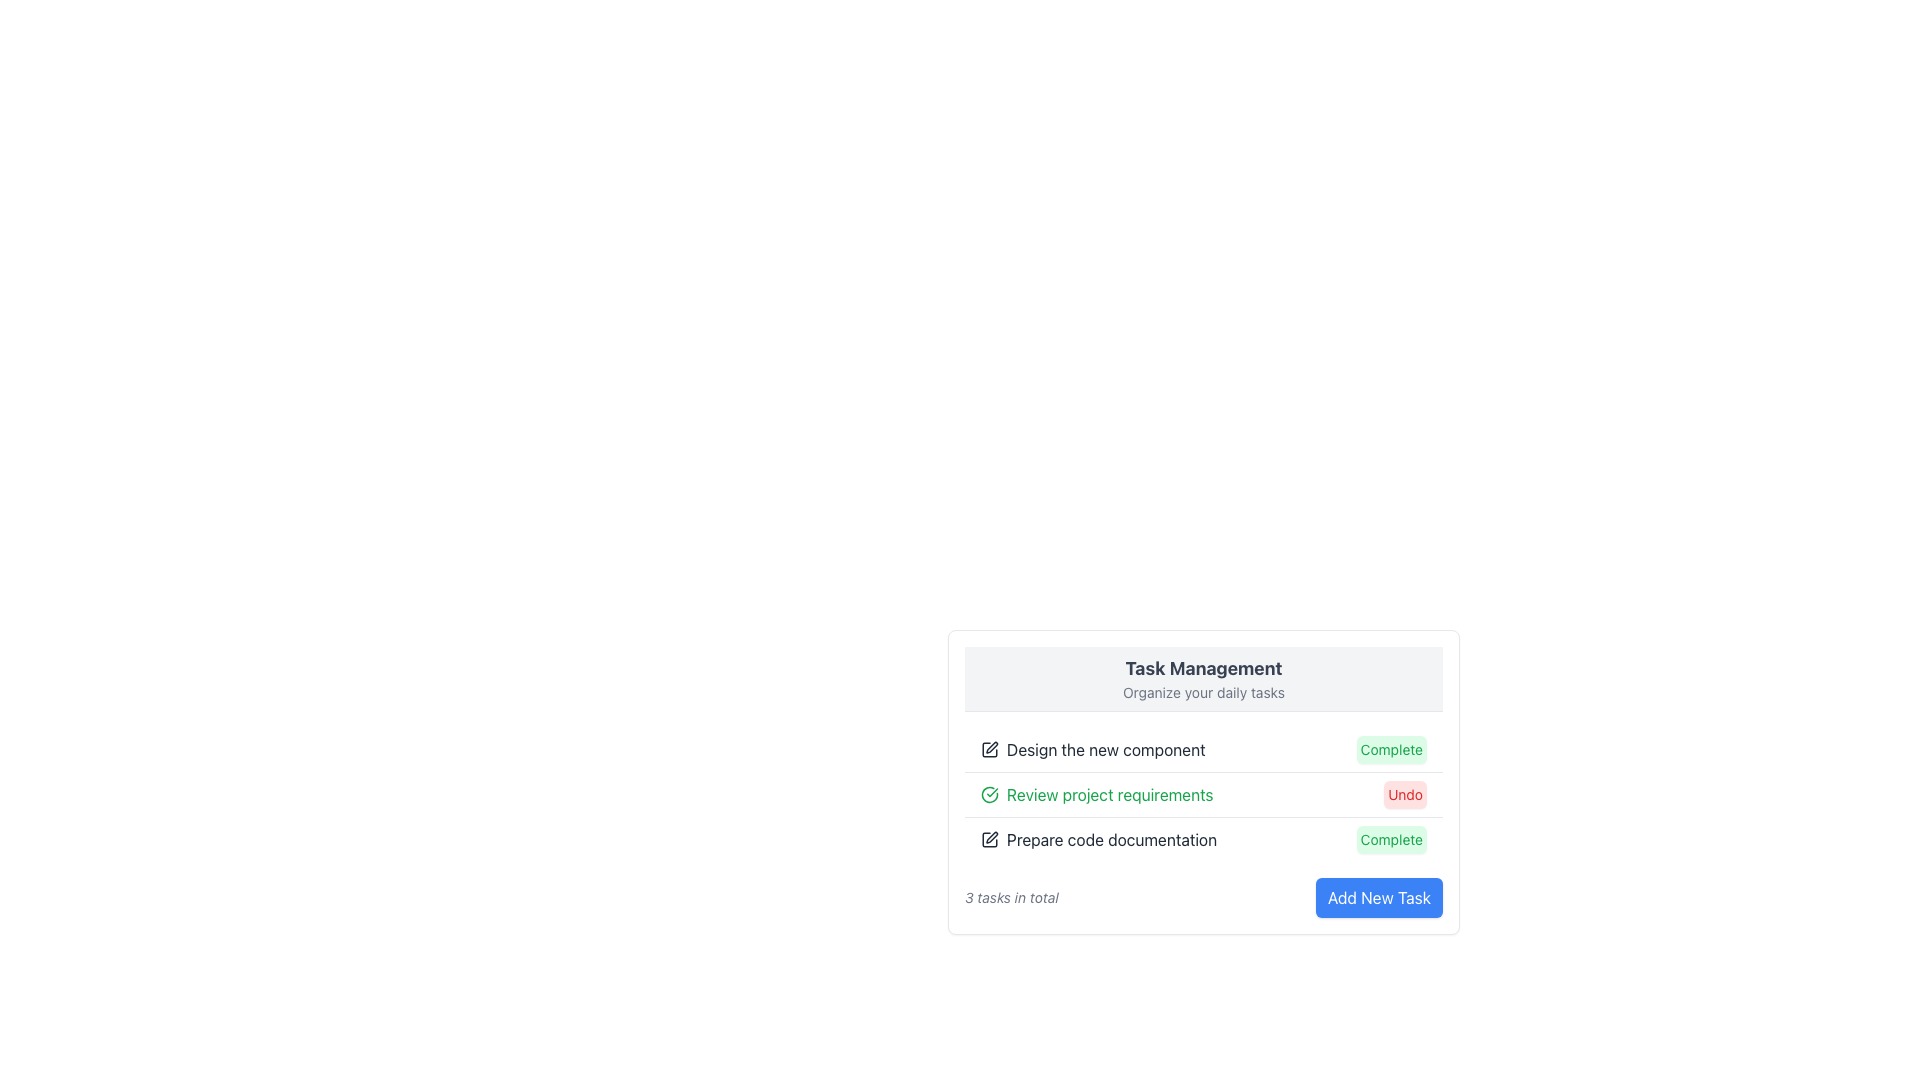 This screenshot has height=1080, width=1920. What do you see at coordinates (1203, 692) in the screenshot?
I see `the text label that provides a subtitle for the 'Task Management' section, located directly below the 'Task Management' title` at bounding box center [1203, 692].